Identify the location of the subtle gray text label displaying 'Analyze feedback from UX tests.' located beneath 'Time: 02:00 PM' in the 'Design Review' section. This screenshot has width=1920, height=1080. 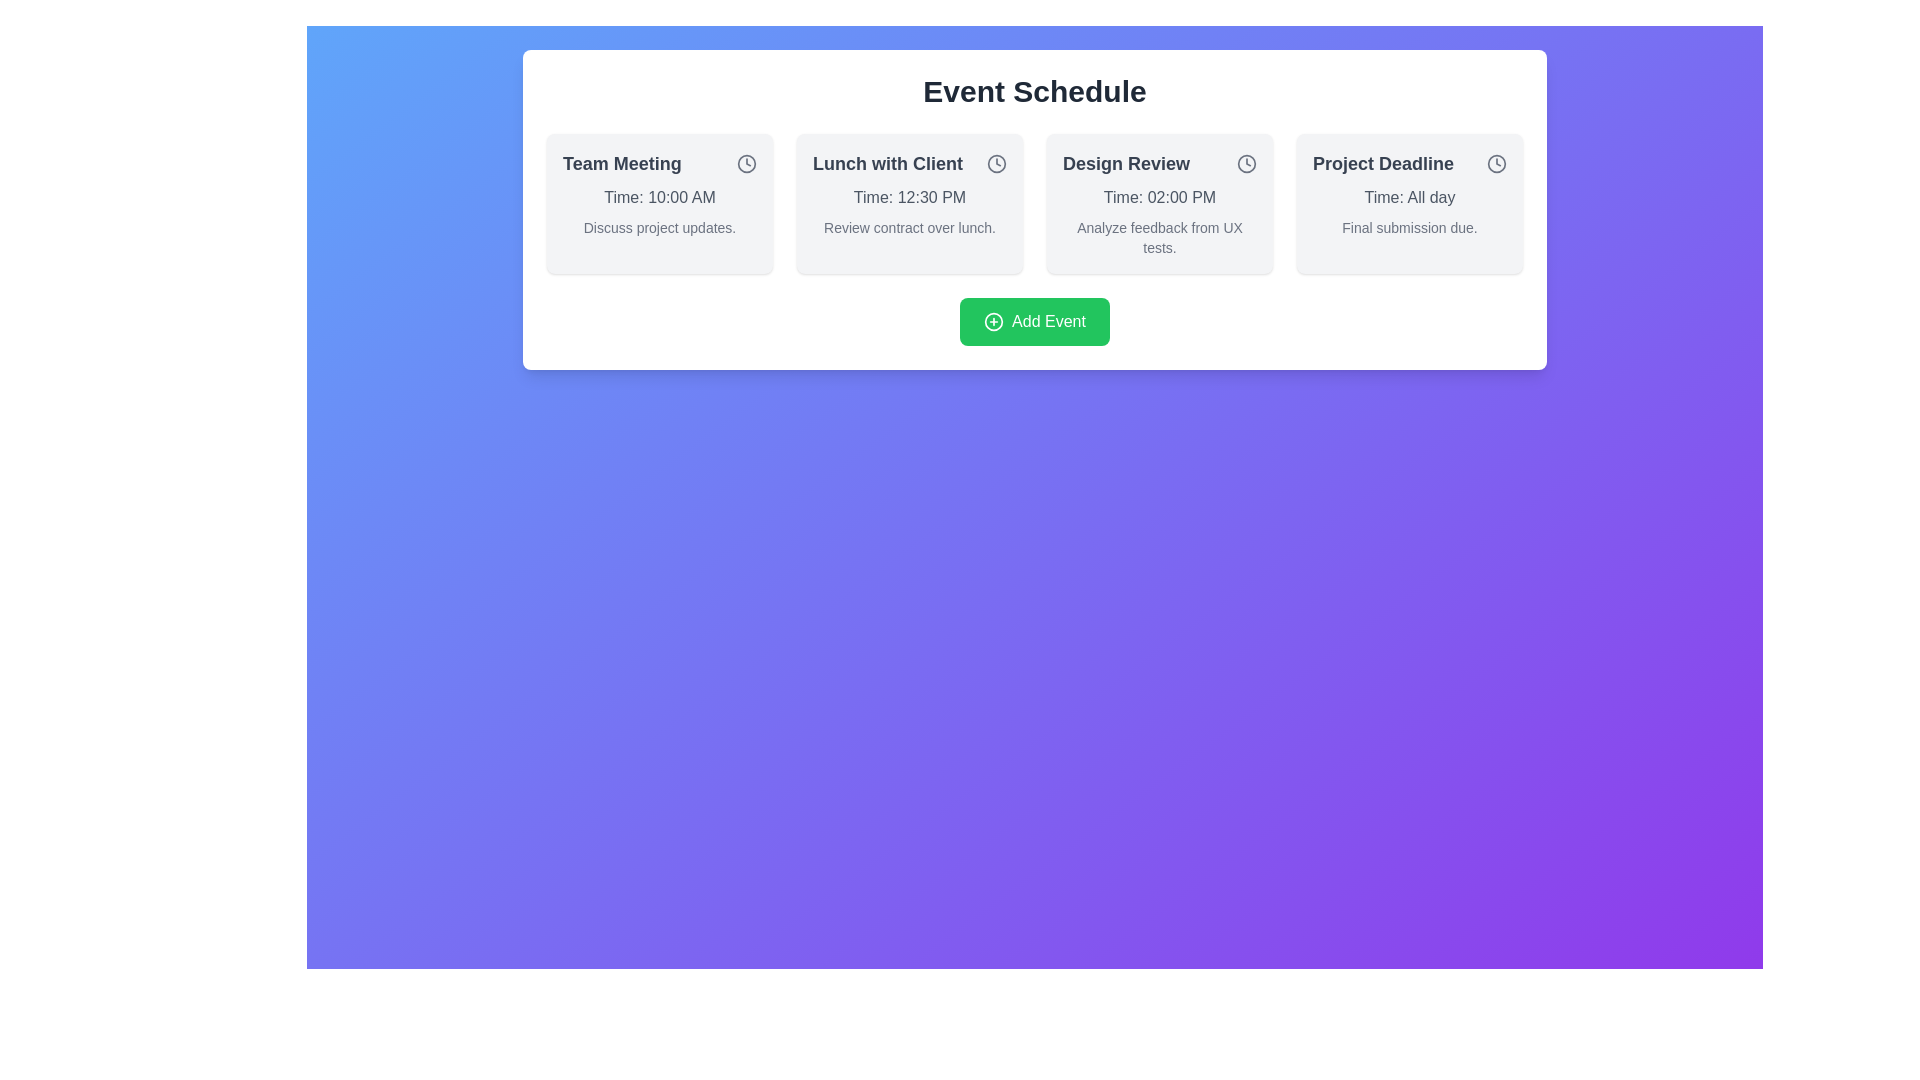
(1160, 237).